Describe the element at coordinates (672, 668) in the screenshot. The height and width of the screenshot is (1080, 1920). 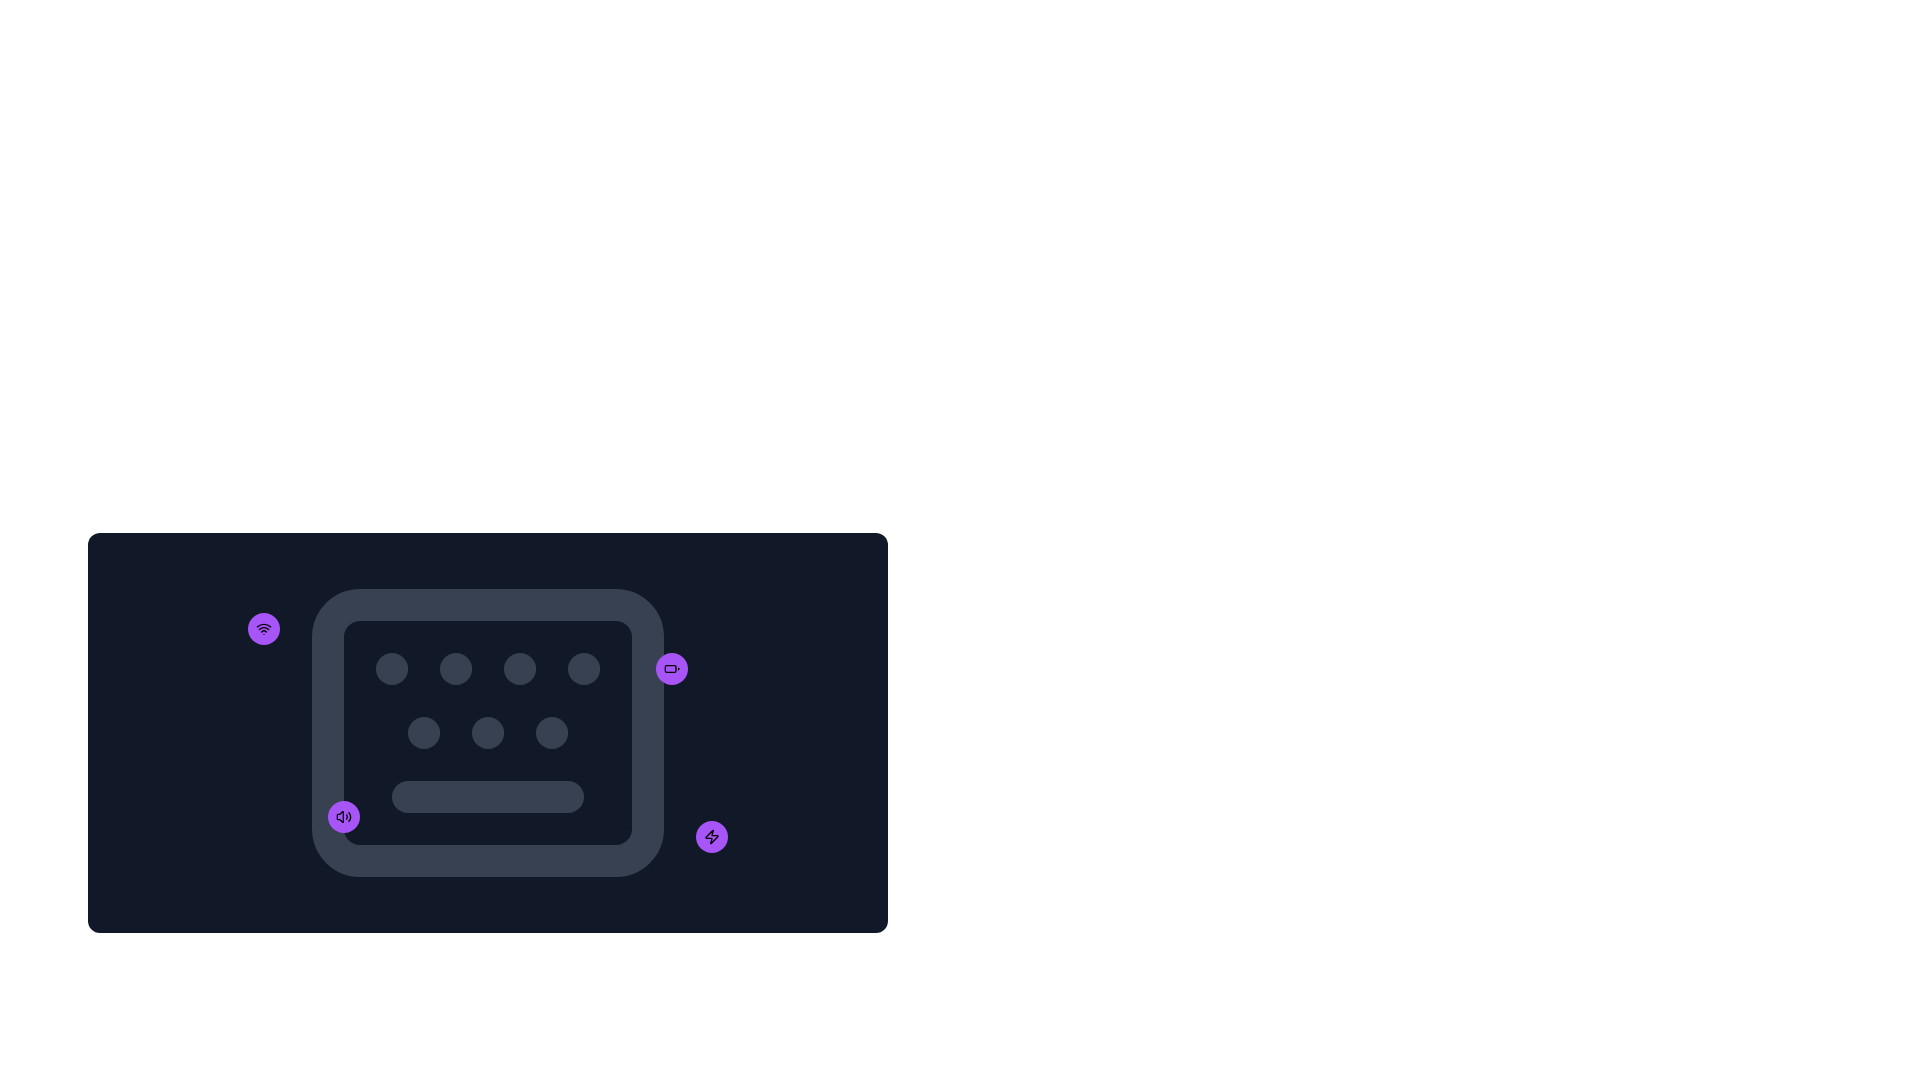
I see `the circular button containing the battery icon, which has a purple background` at that location.